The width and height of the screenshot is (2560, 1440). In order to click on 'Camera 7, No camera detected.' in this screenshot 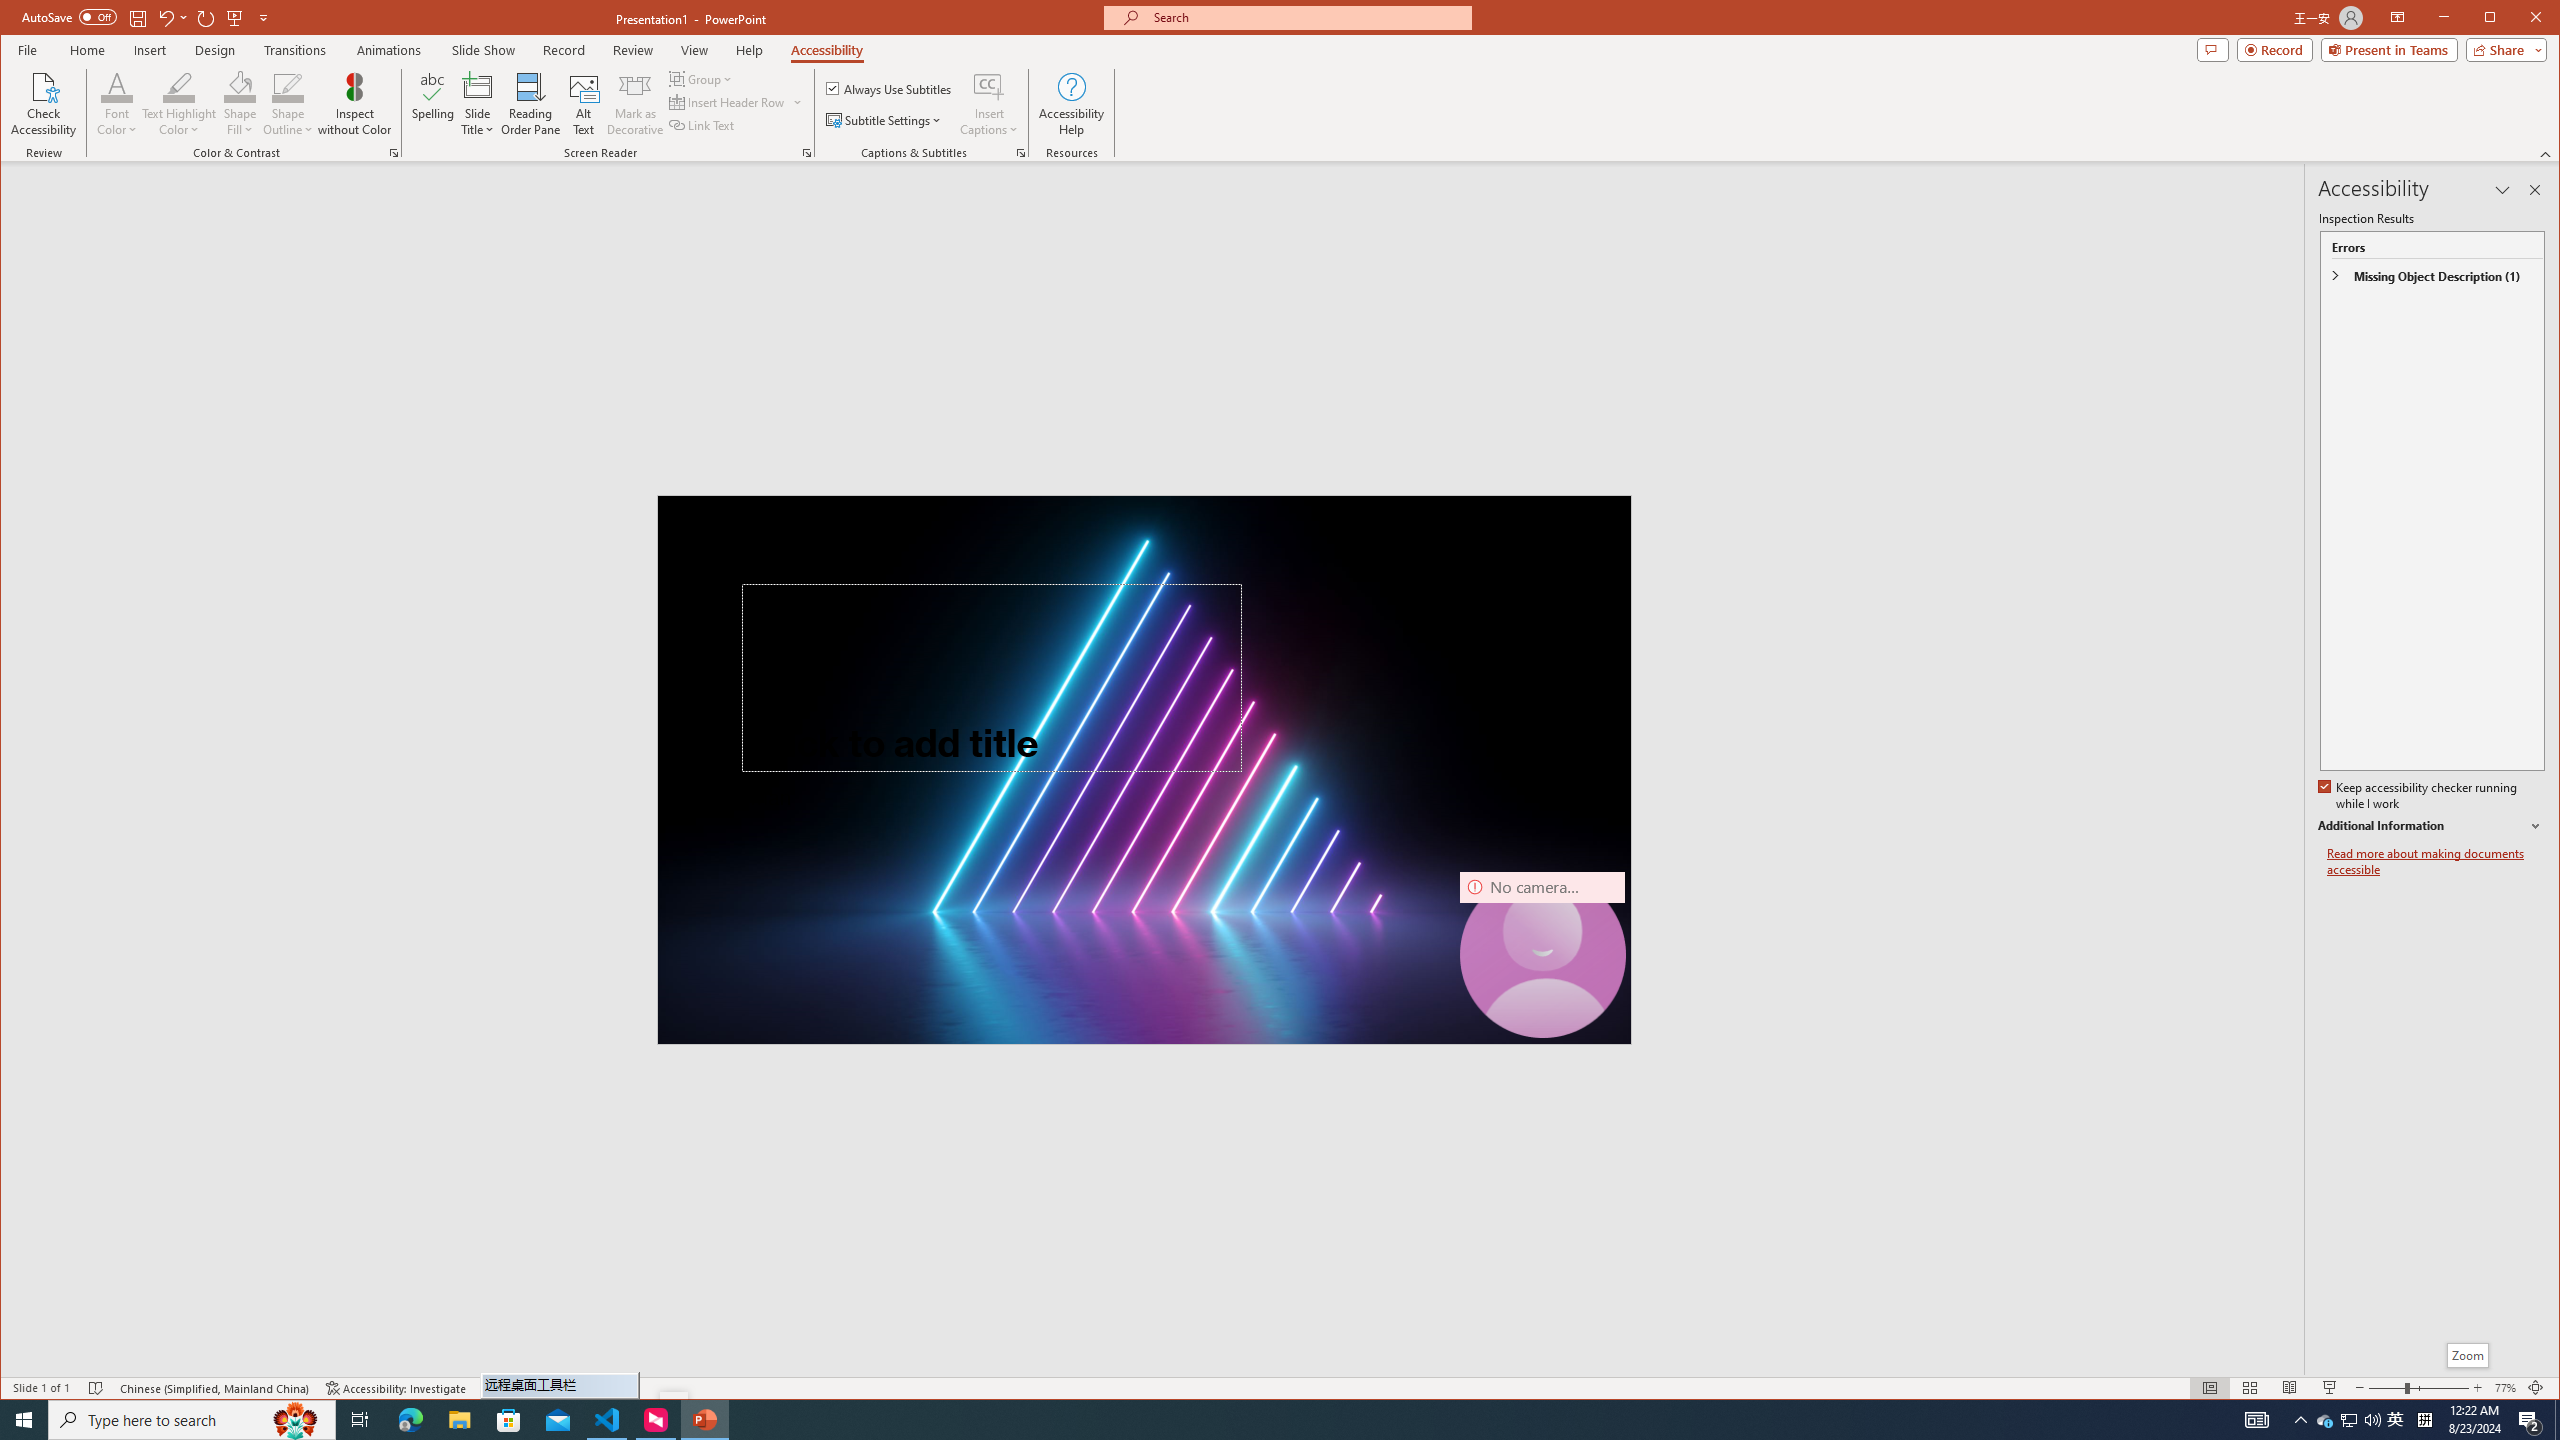, I will do `click(1542, 953)`.